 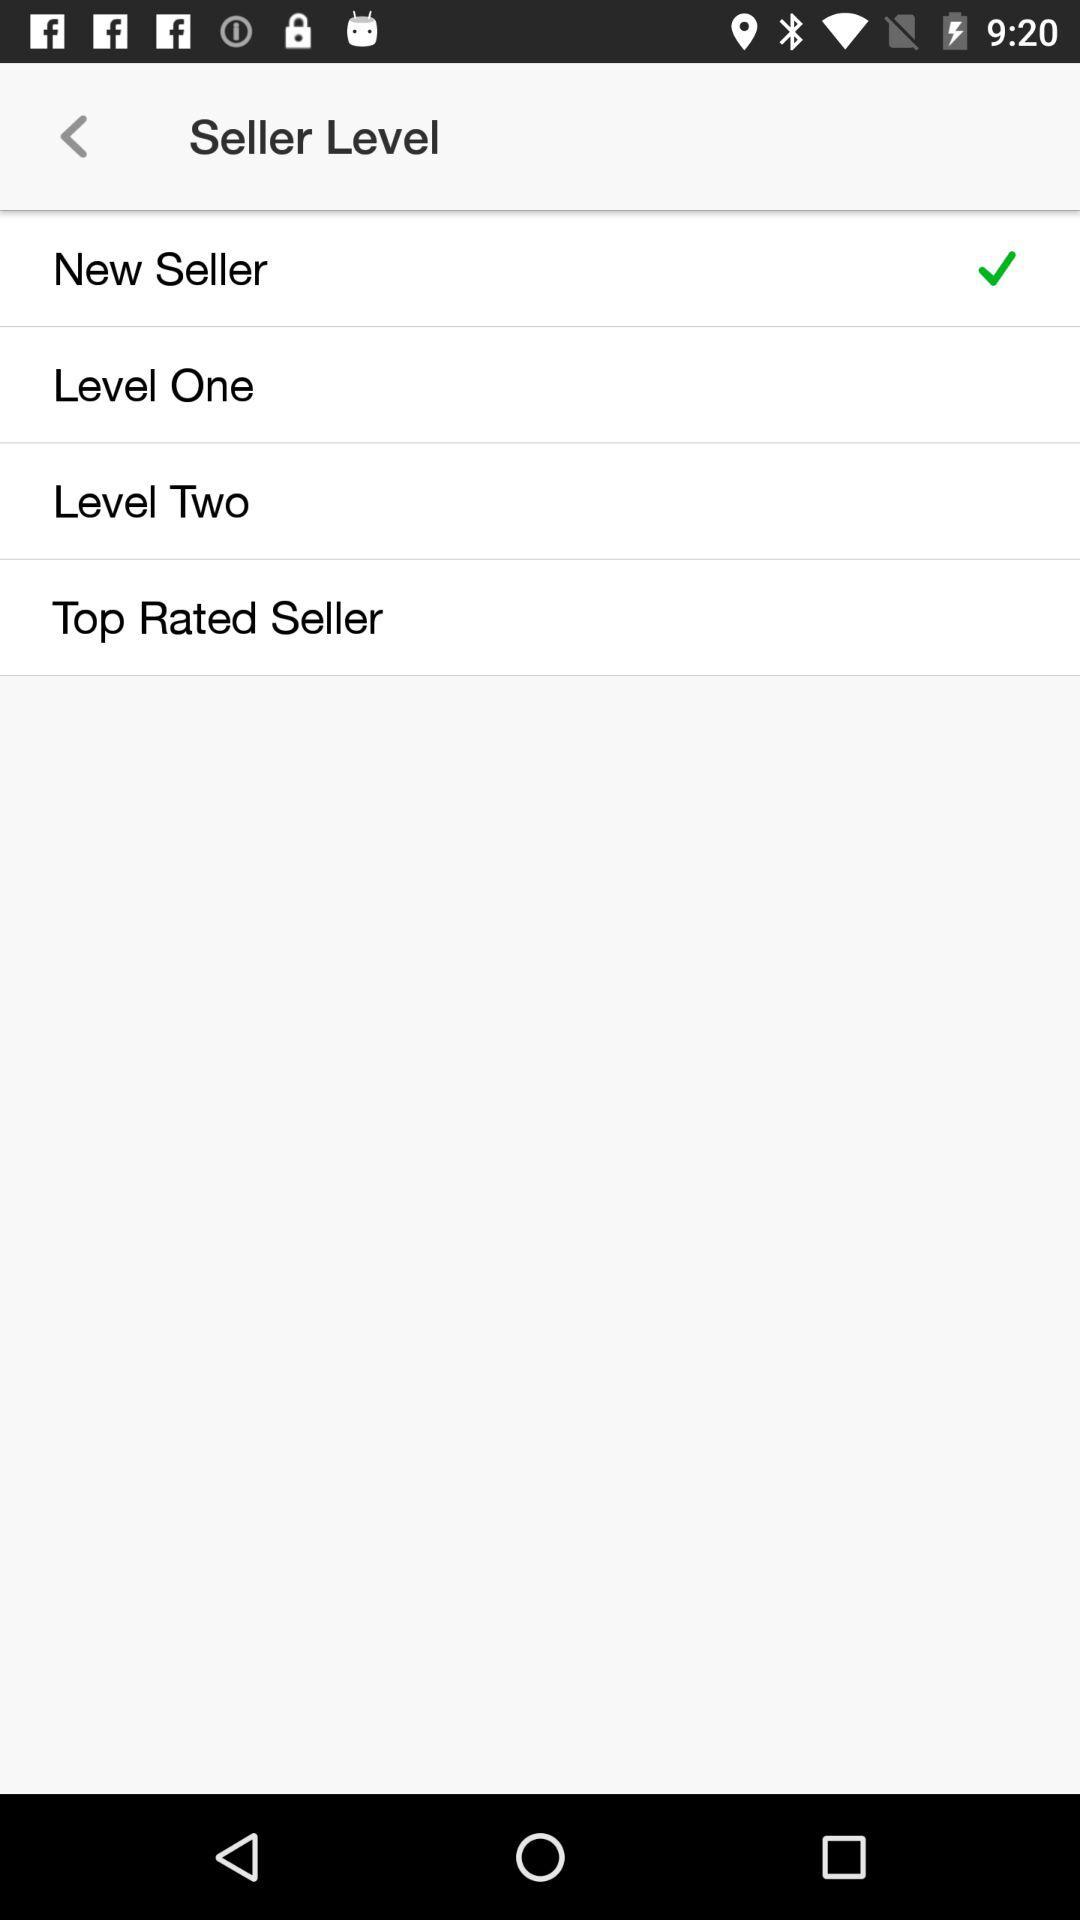 I want to click on the level one icon, so click(x=472, y=384).